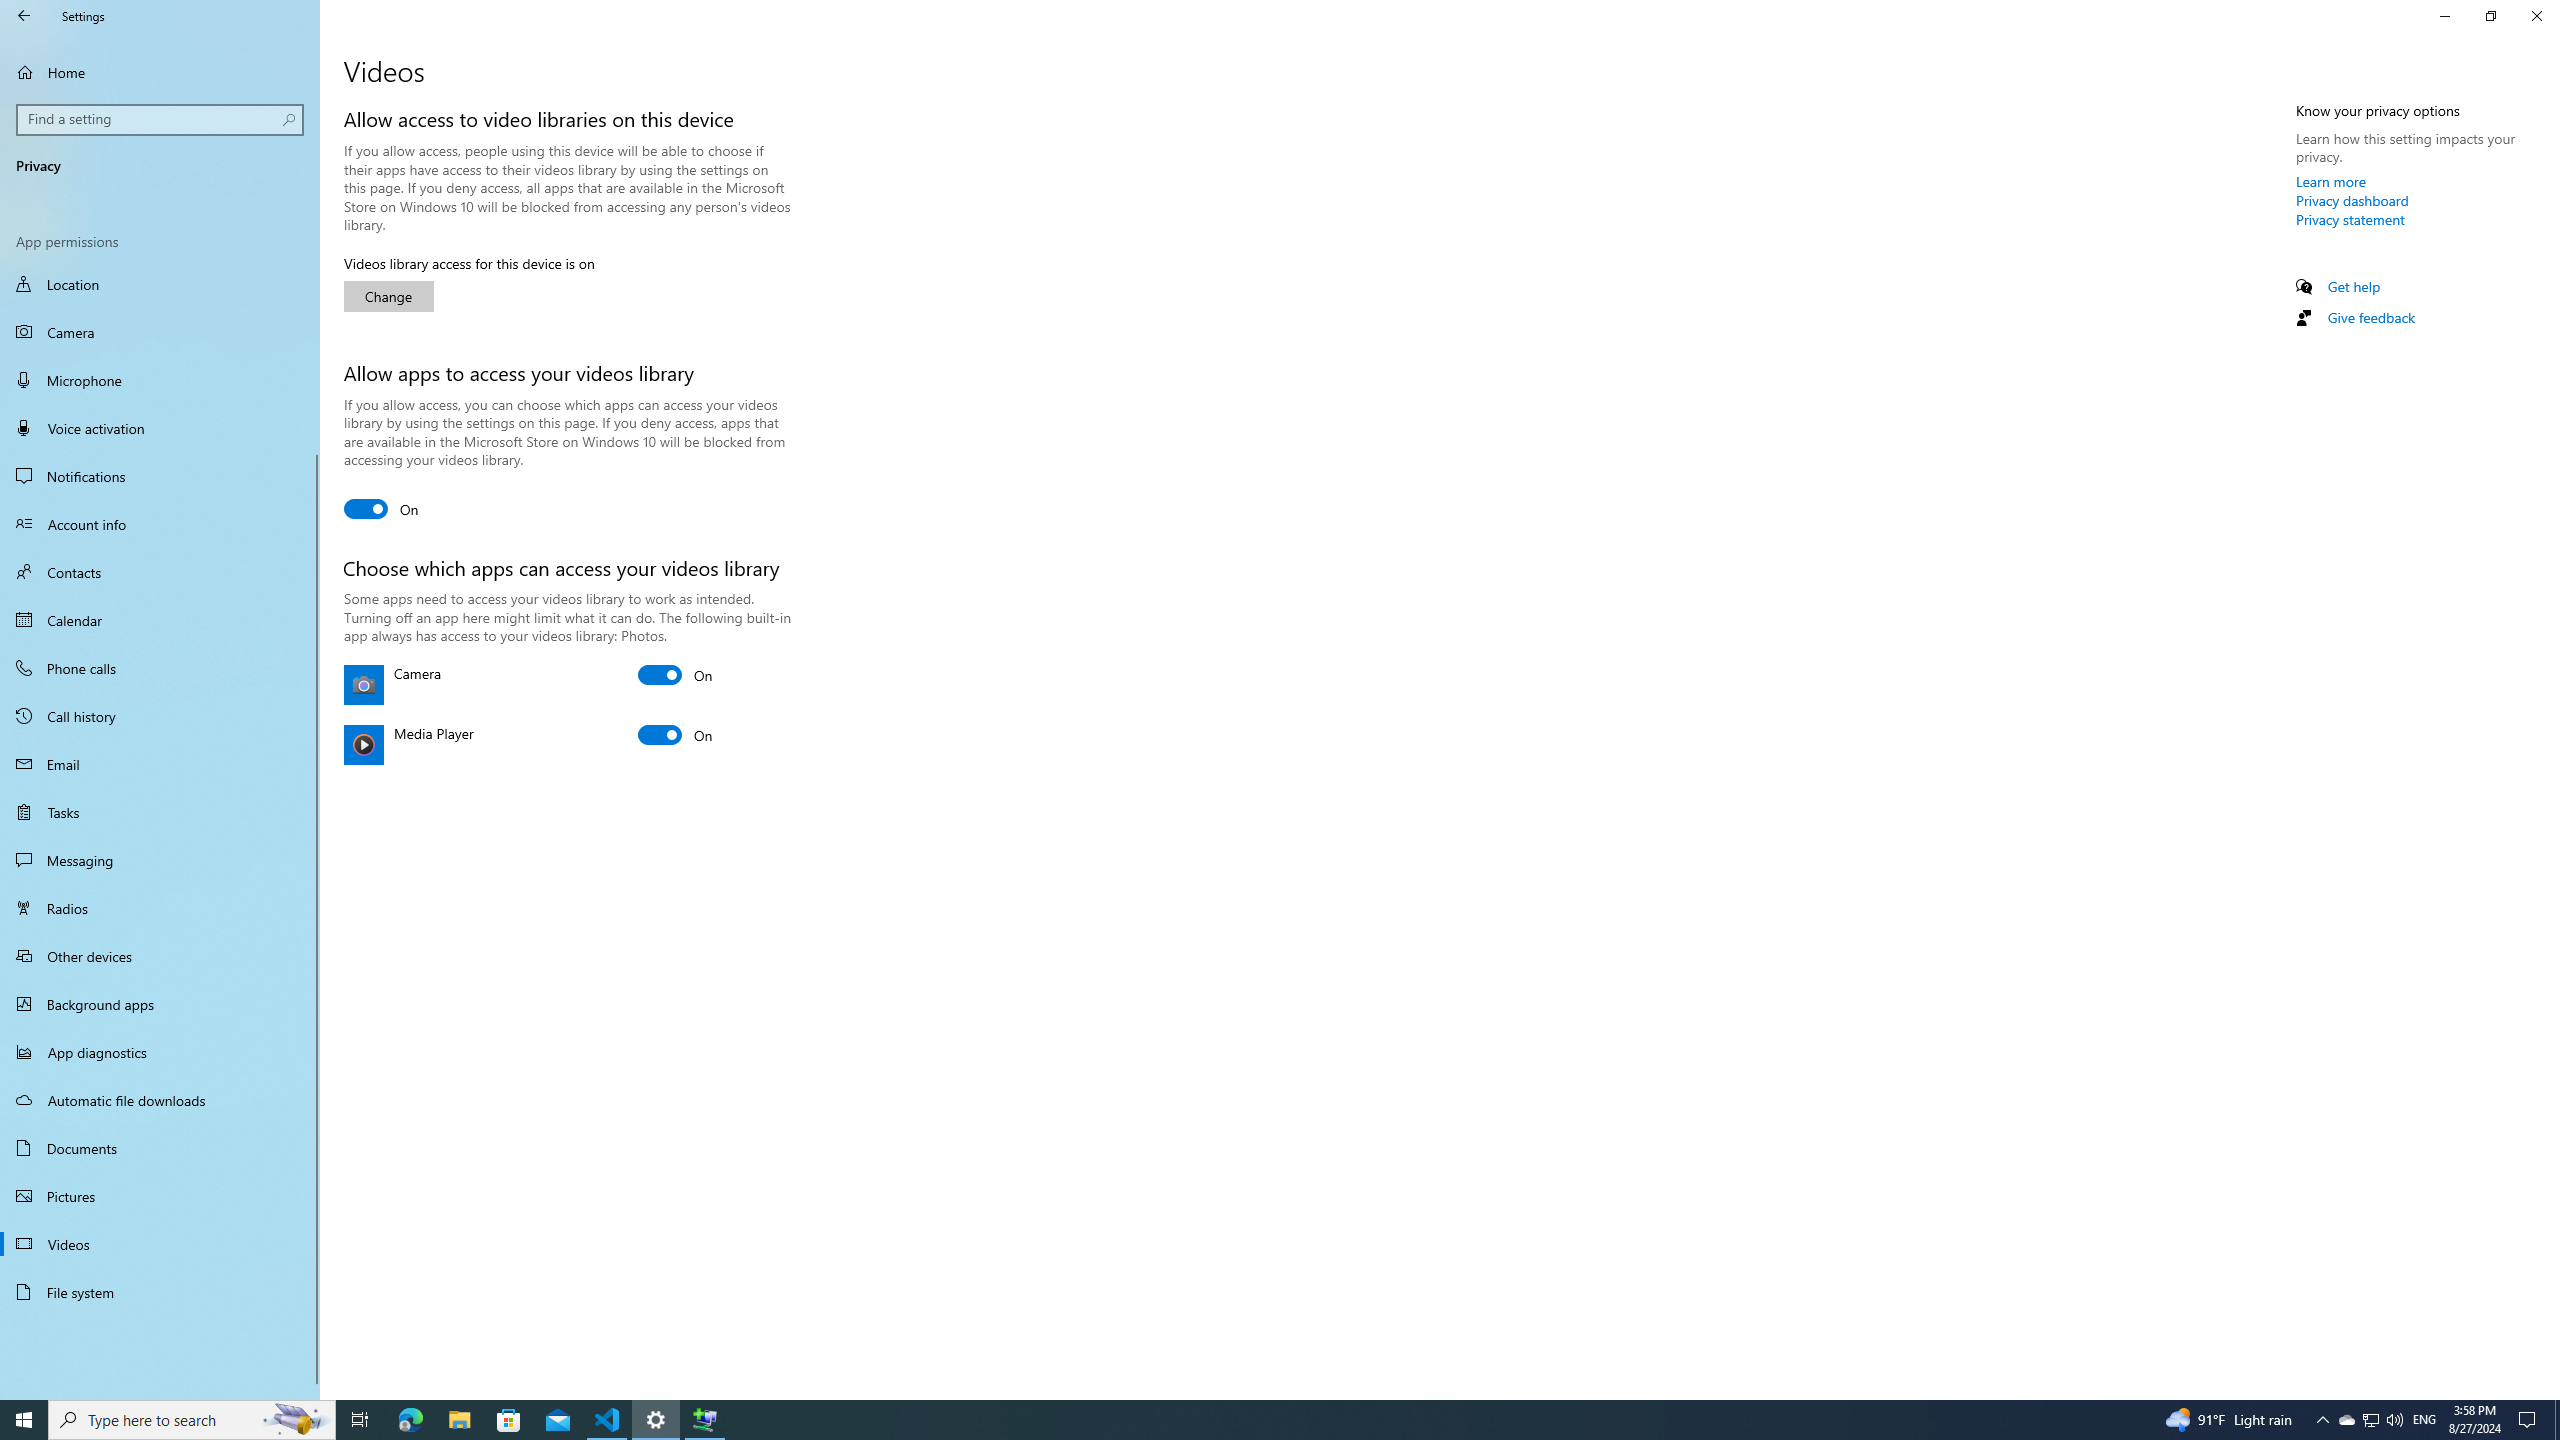  I want to click on 'Calendar', so click(159, 618).